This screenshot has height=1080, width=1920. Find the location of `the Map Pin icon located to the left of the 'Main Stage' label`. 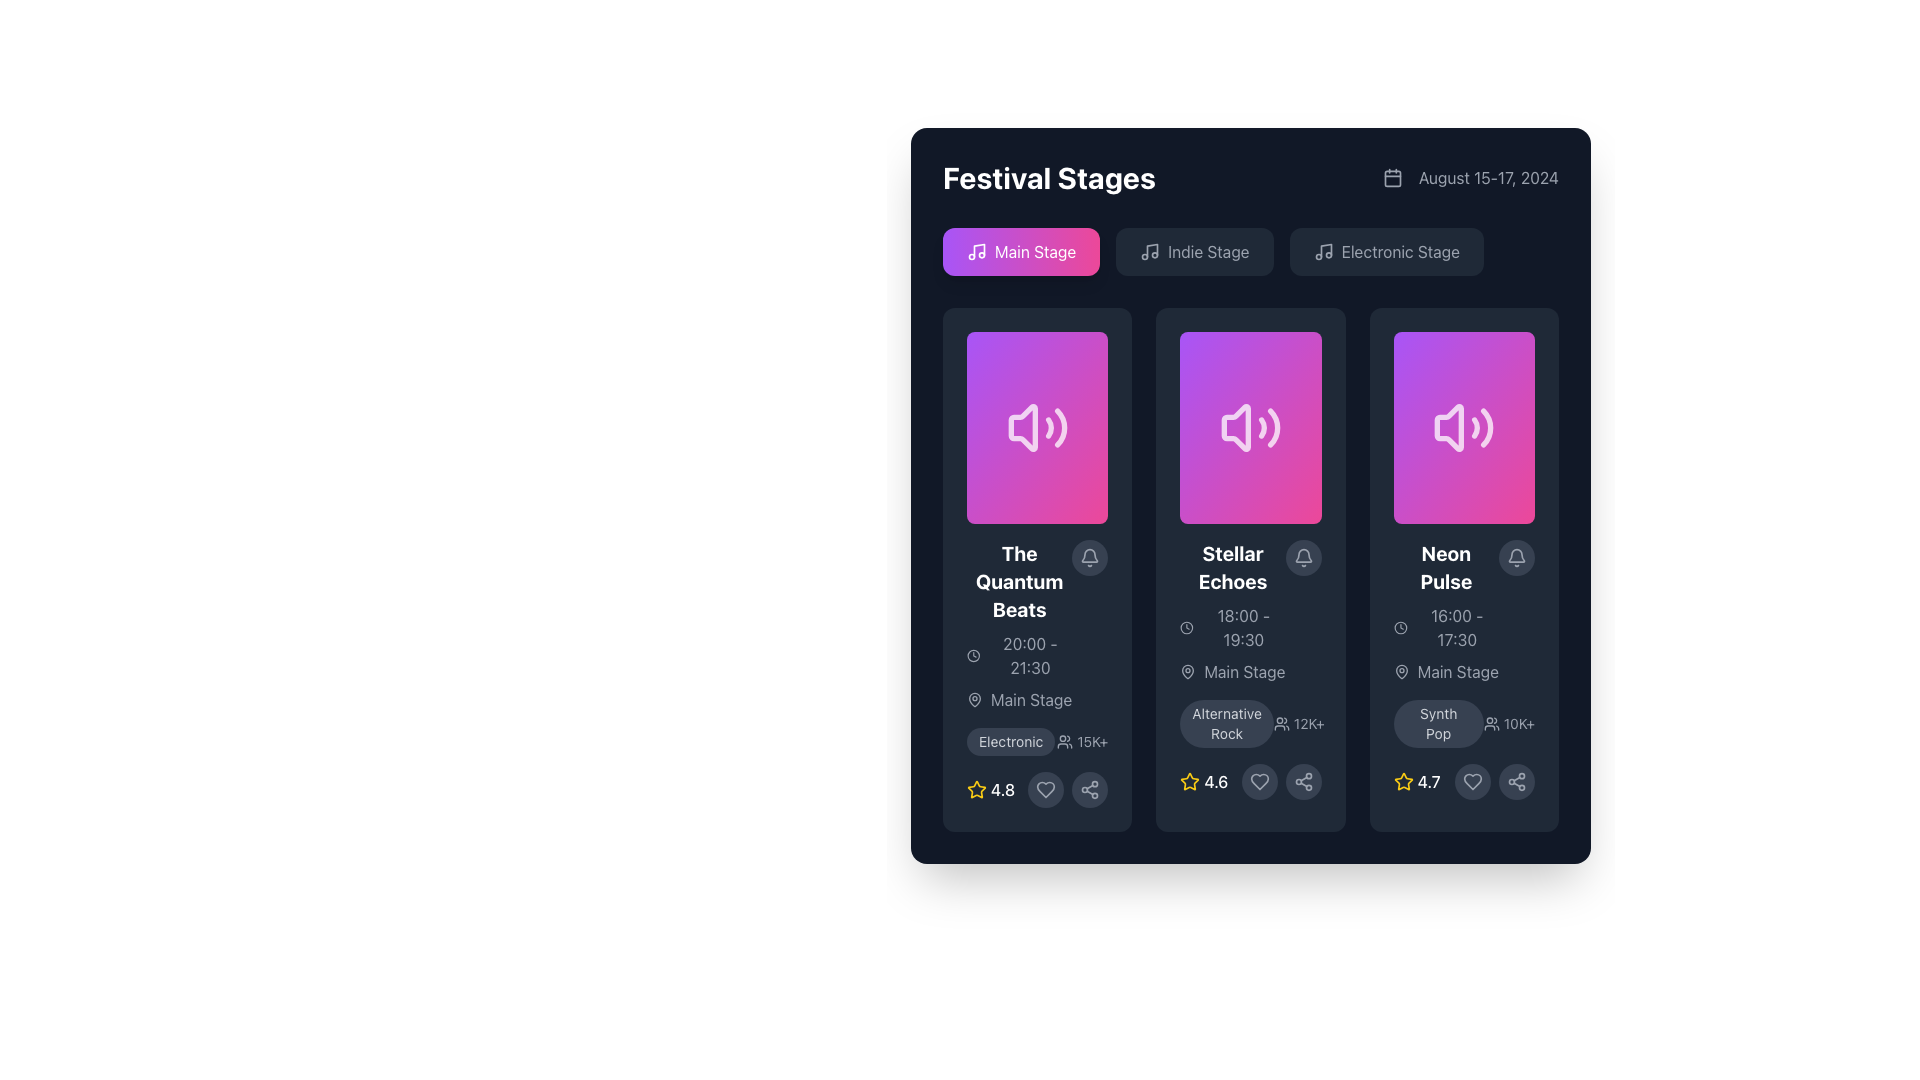

the Map Pin icon located to the left of the 'Main Stage' label is located at coordinates (1400, 671).